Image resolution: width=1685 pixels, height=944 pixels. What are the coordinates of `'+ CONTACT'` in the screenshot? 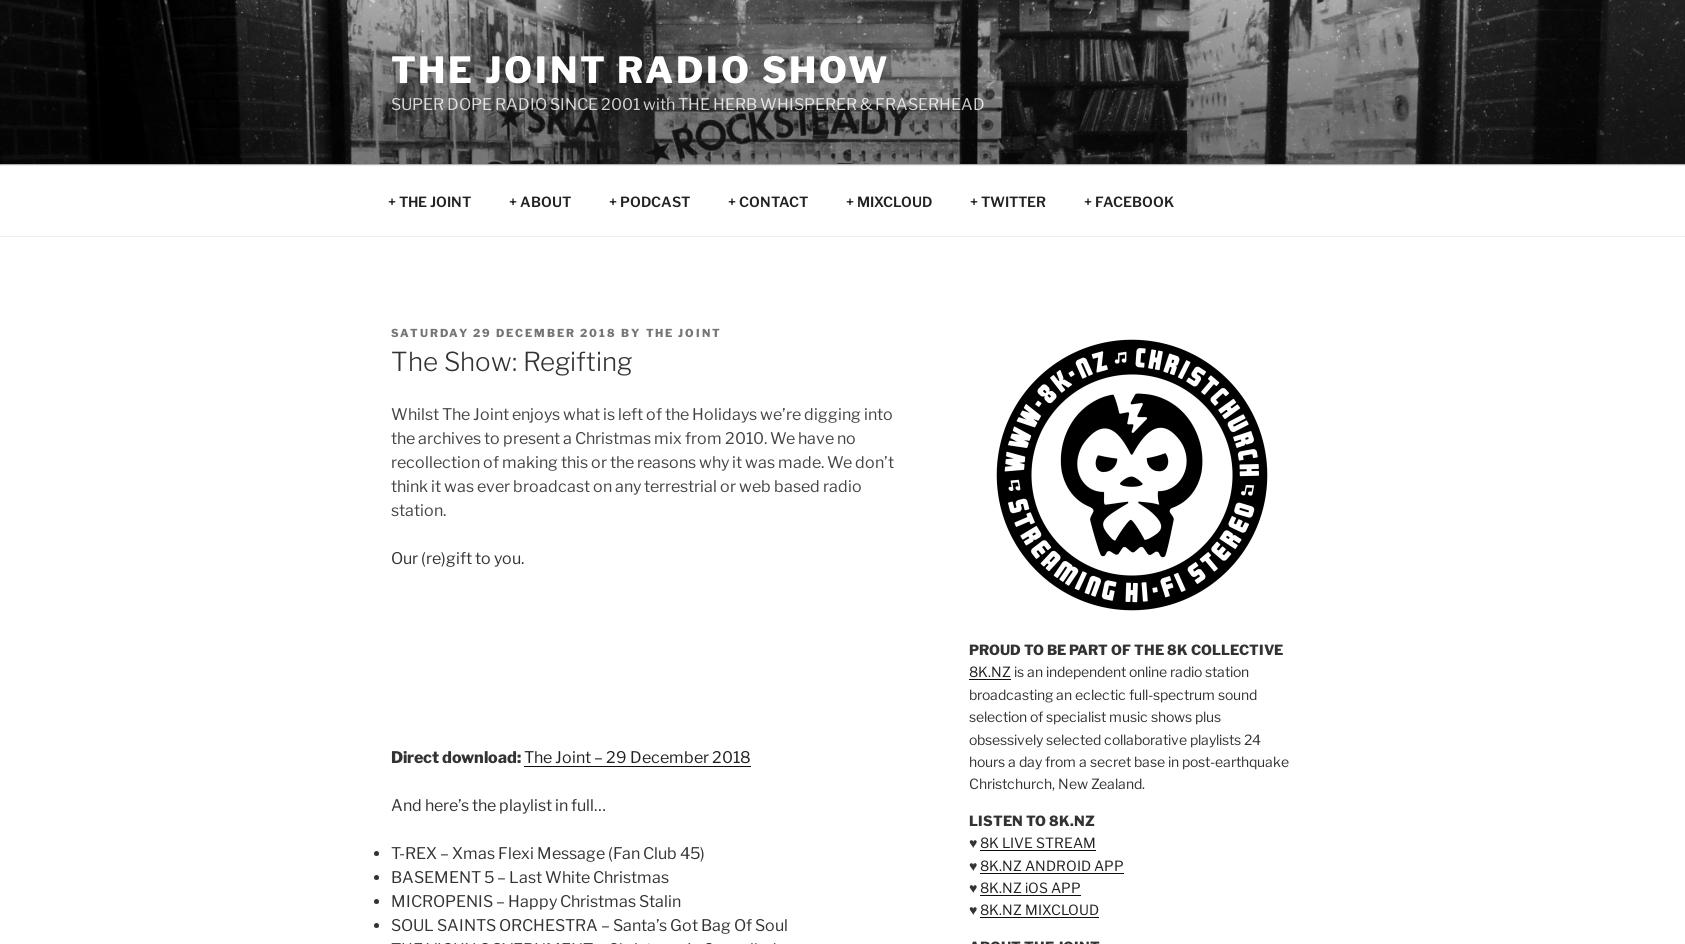 It's located at (767, 199).